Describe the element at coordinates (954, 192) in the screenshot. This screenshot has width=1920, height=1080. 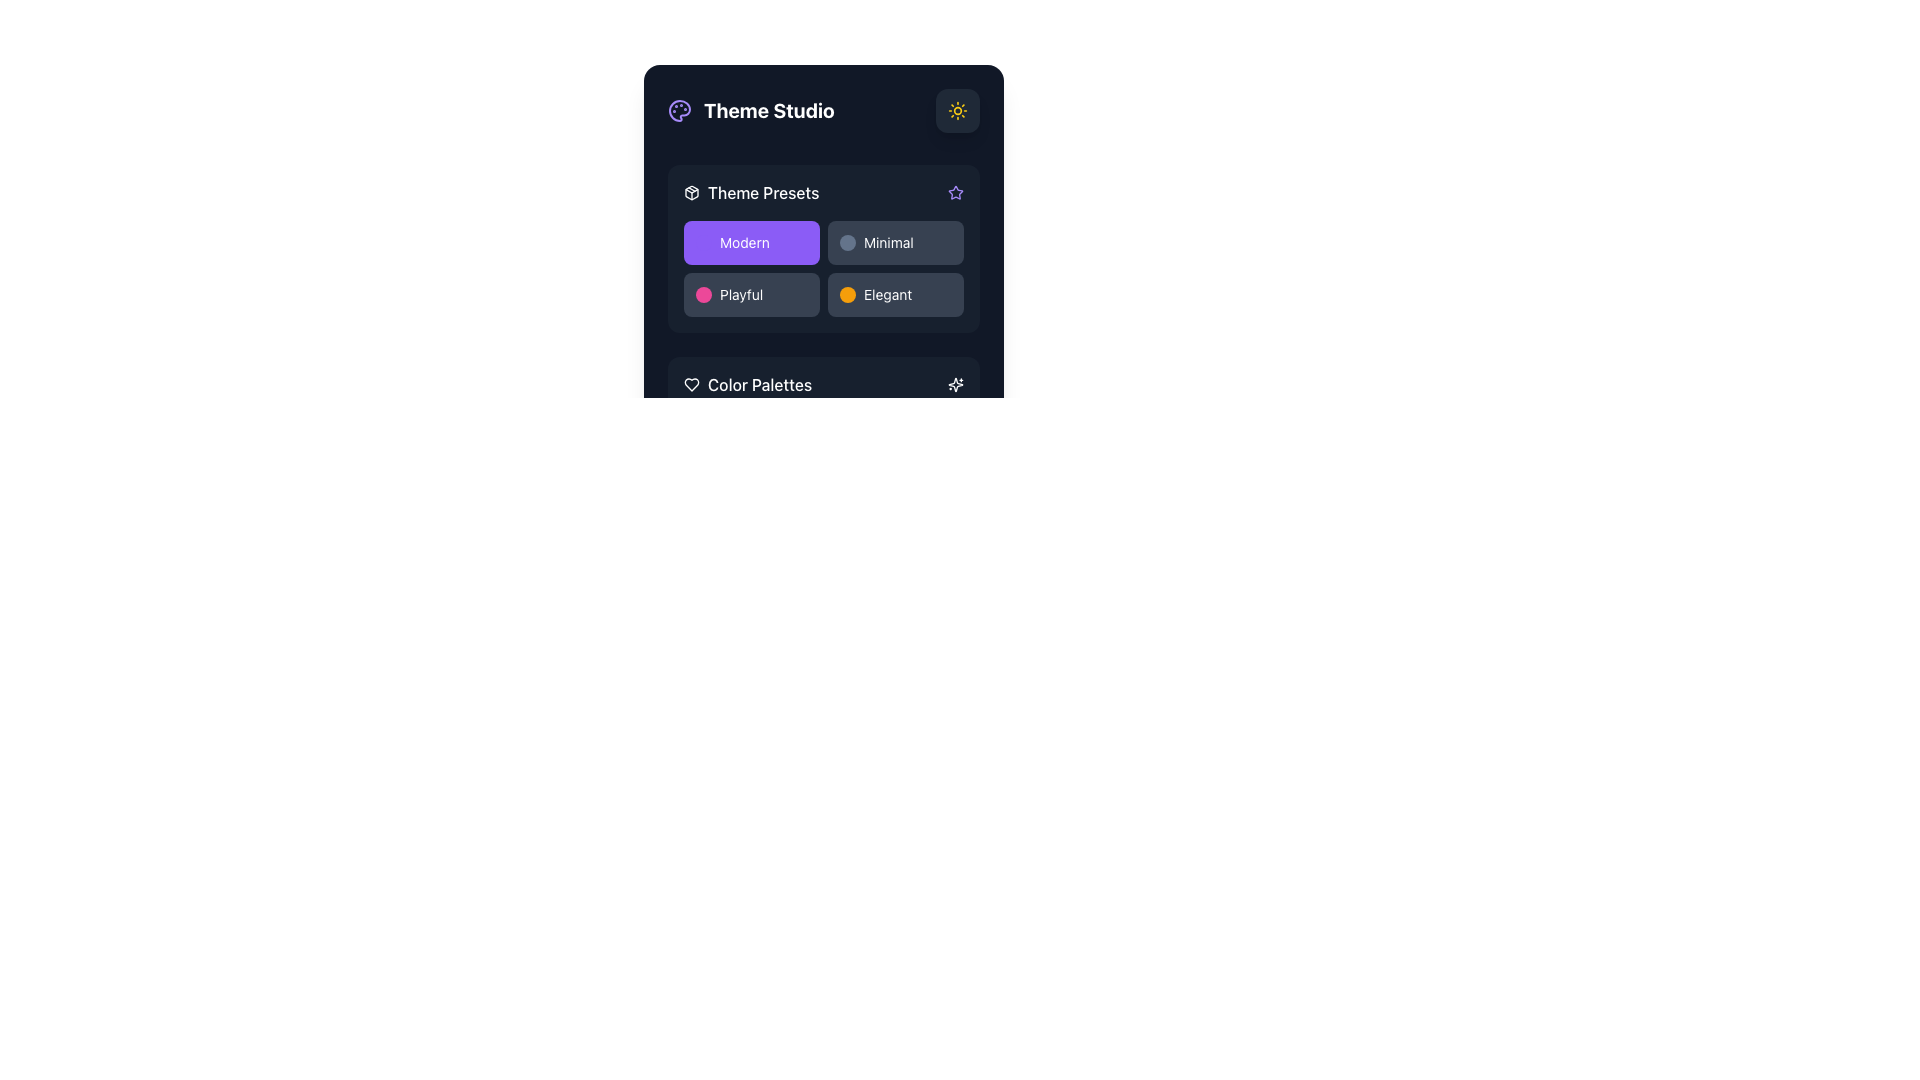
I see `the violet outlined five-point star icon located near the top-right corner of the 'Theme Studio' box` at that location.